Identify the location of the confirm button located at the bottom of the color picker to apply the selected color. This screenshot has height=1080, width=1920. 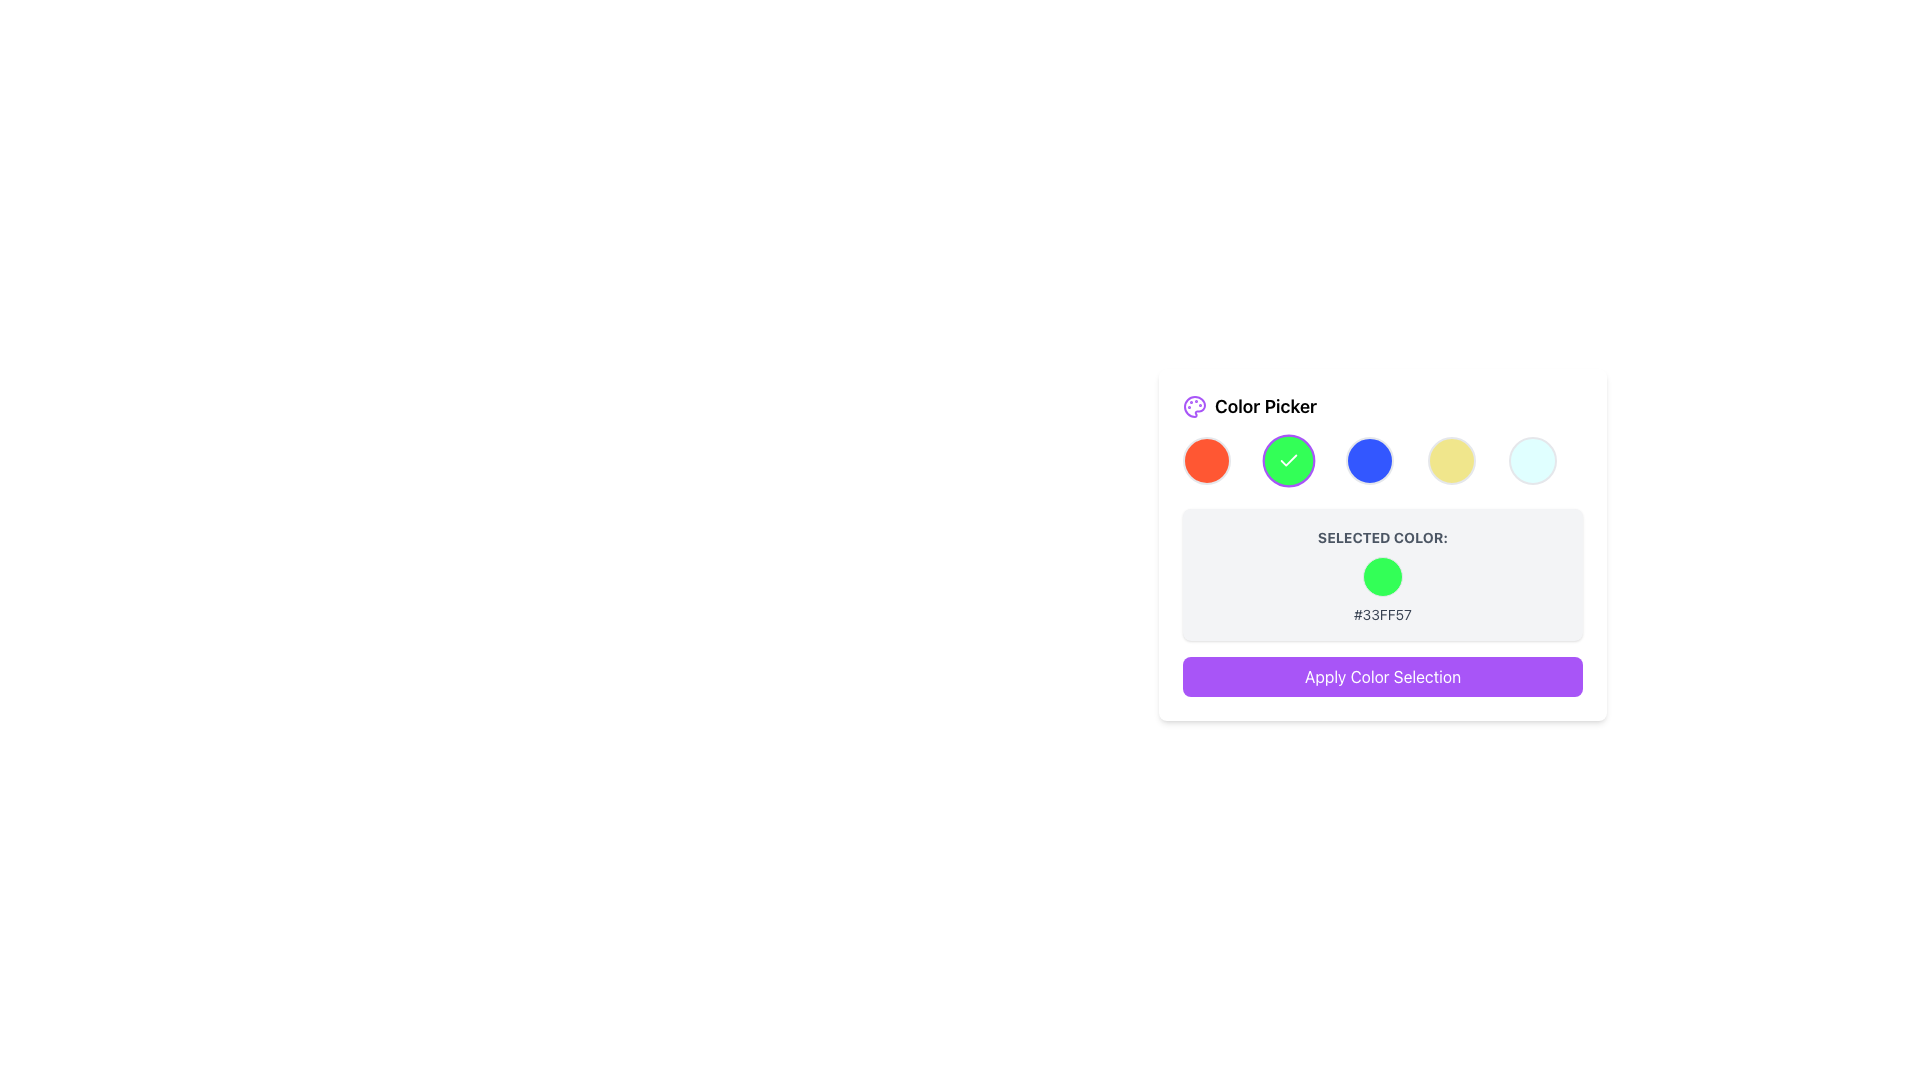
(1381, 676).